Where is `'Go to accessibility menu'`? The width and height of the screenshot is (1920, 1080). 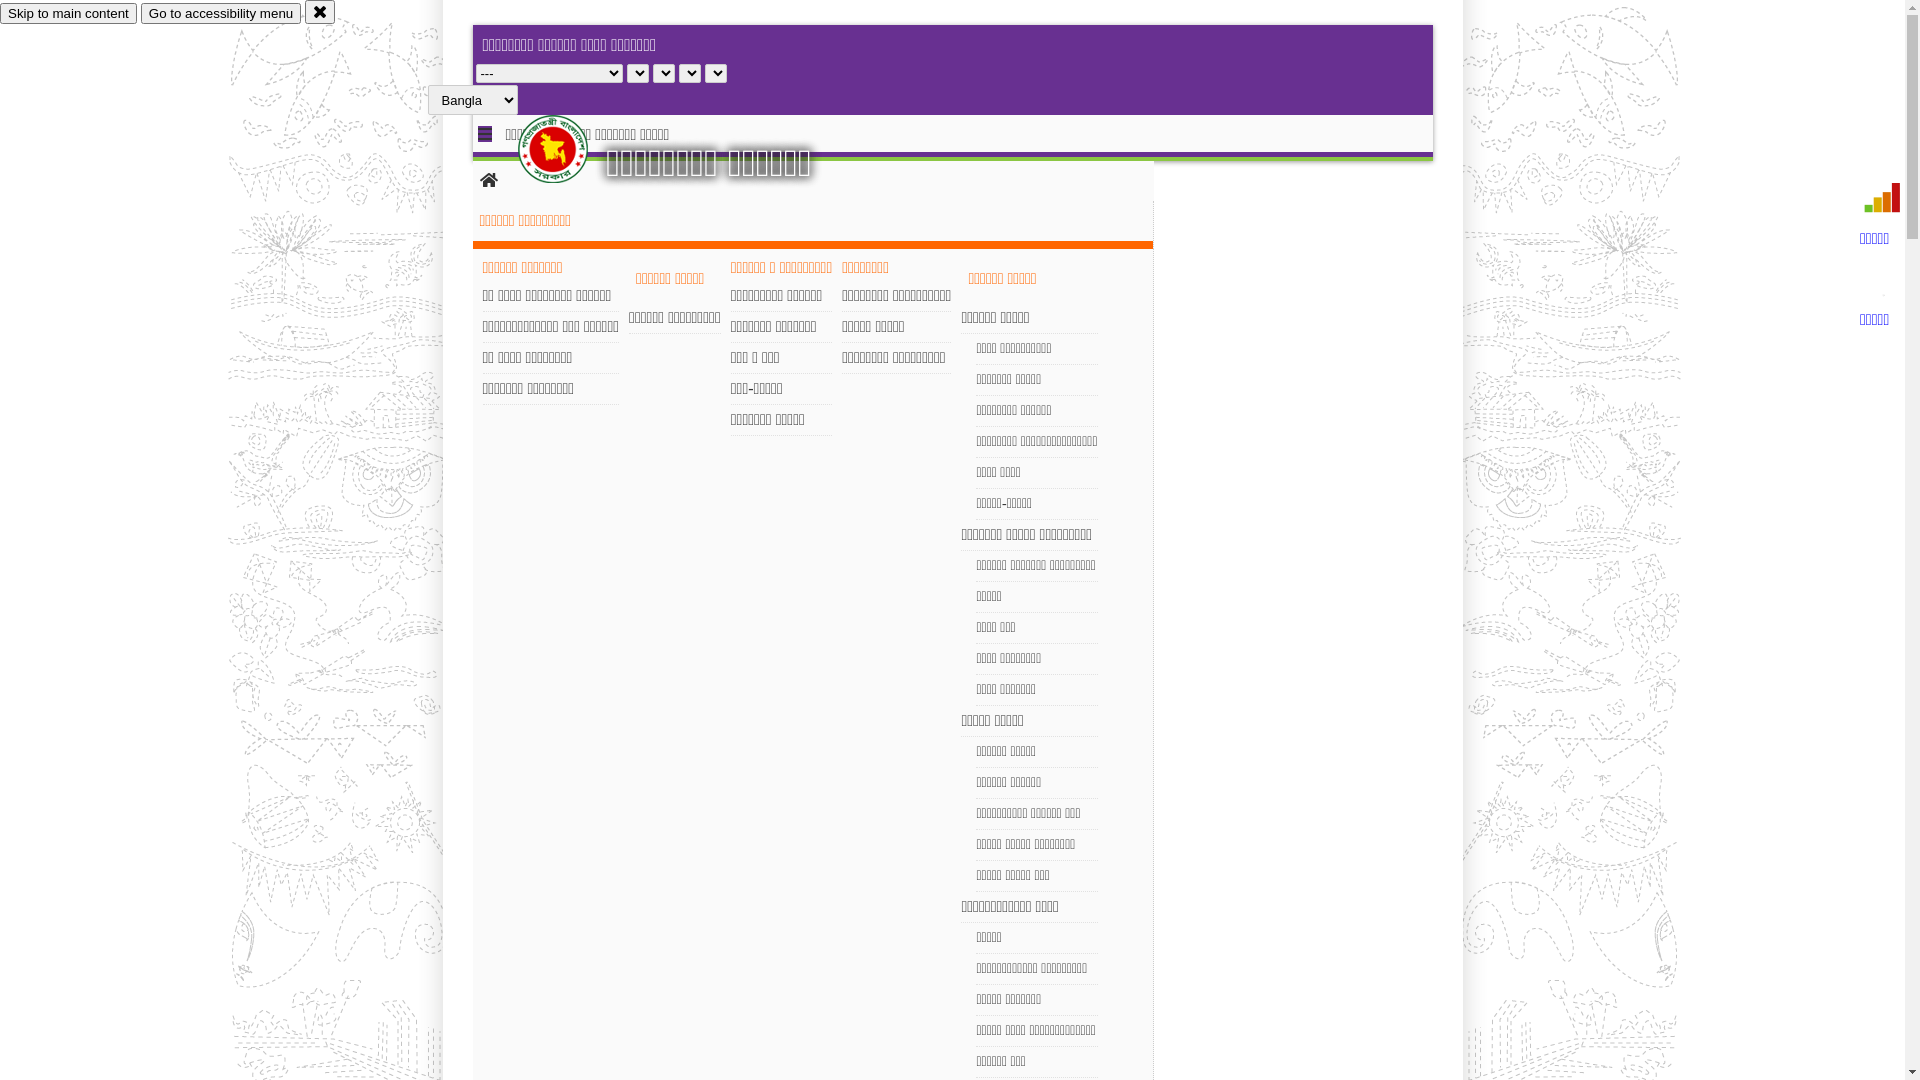 'Go to accessibility menu' is located at coordinates (220, 13).